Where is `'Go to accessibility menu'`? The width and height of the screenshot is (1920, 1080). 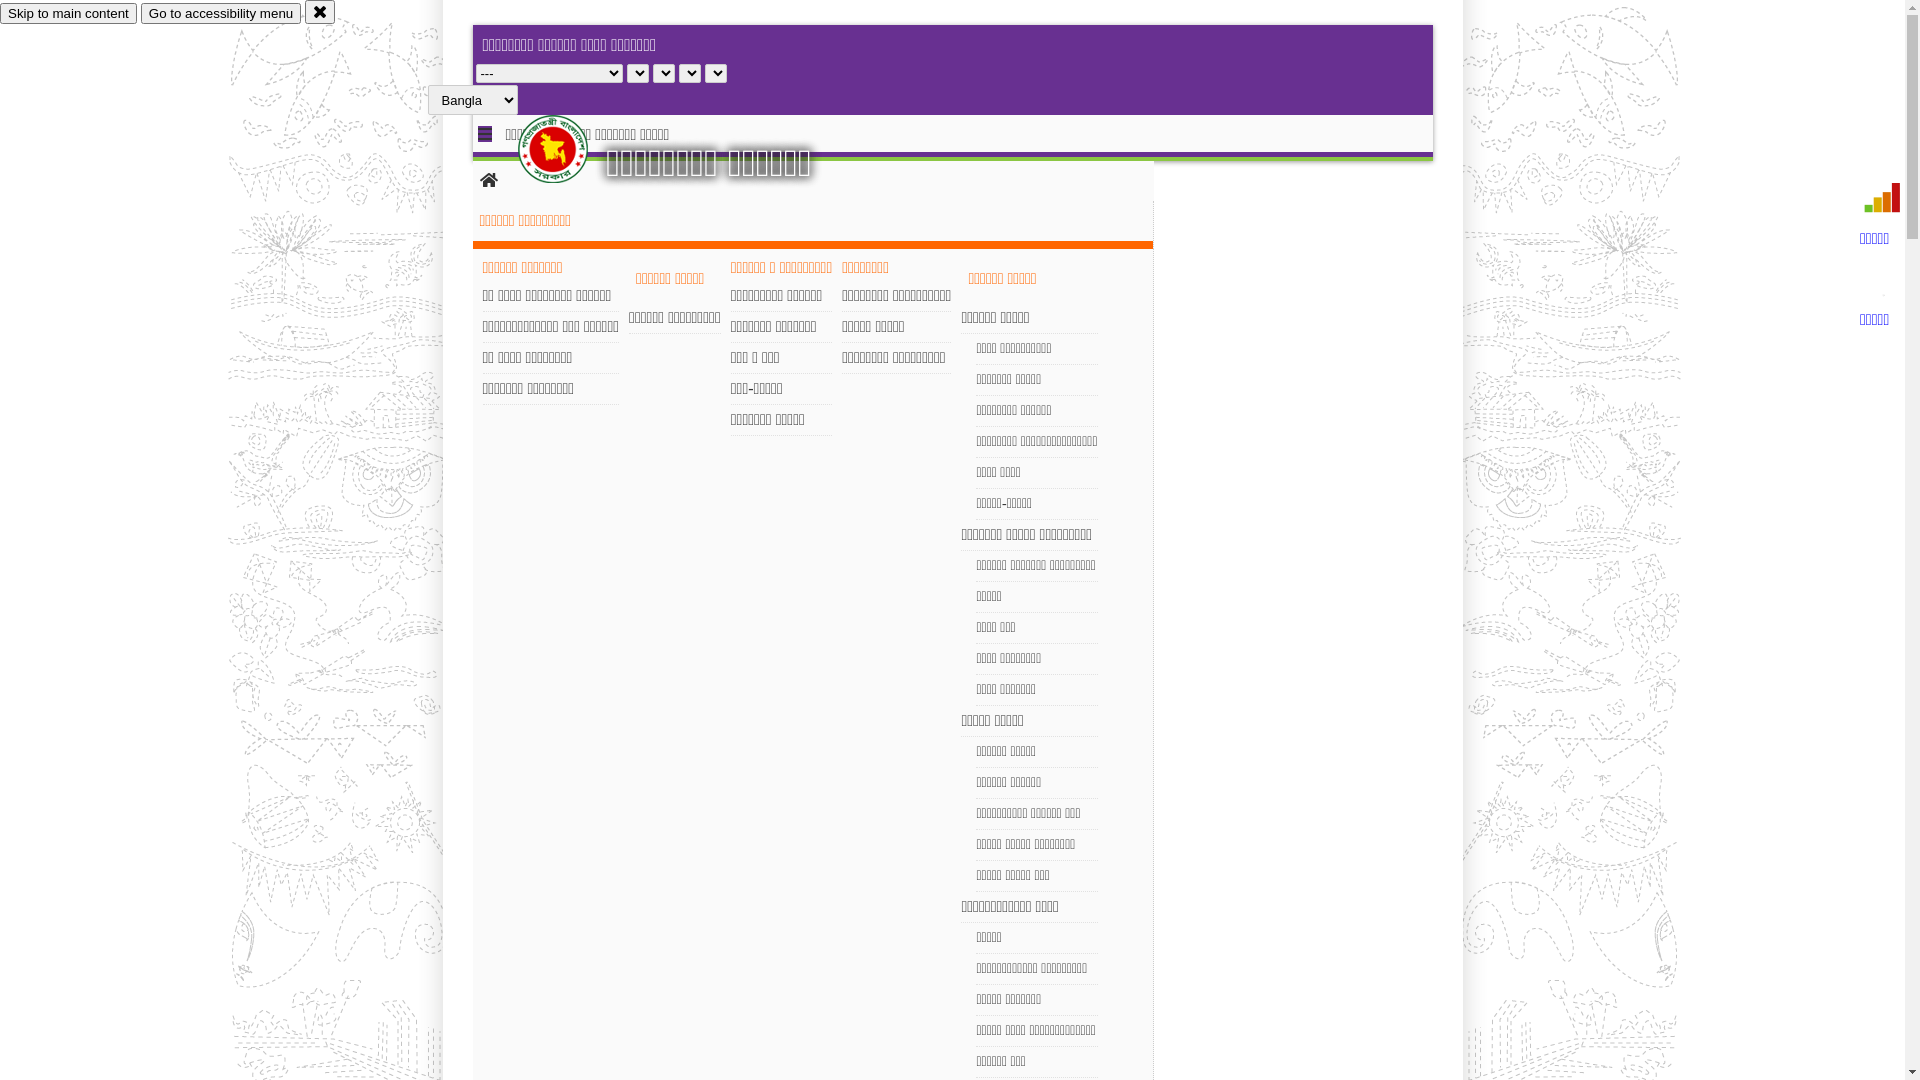 'Go to accessibility menu' is located at coordinates (220, 13).